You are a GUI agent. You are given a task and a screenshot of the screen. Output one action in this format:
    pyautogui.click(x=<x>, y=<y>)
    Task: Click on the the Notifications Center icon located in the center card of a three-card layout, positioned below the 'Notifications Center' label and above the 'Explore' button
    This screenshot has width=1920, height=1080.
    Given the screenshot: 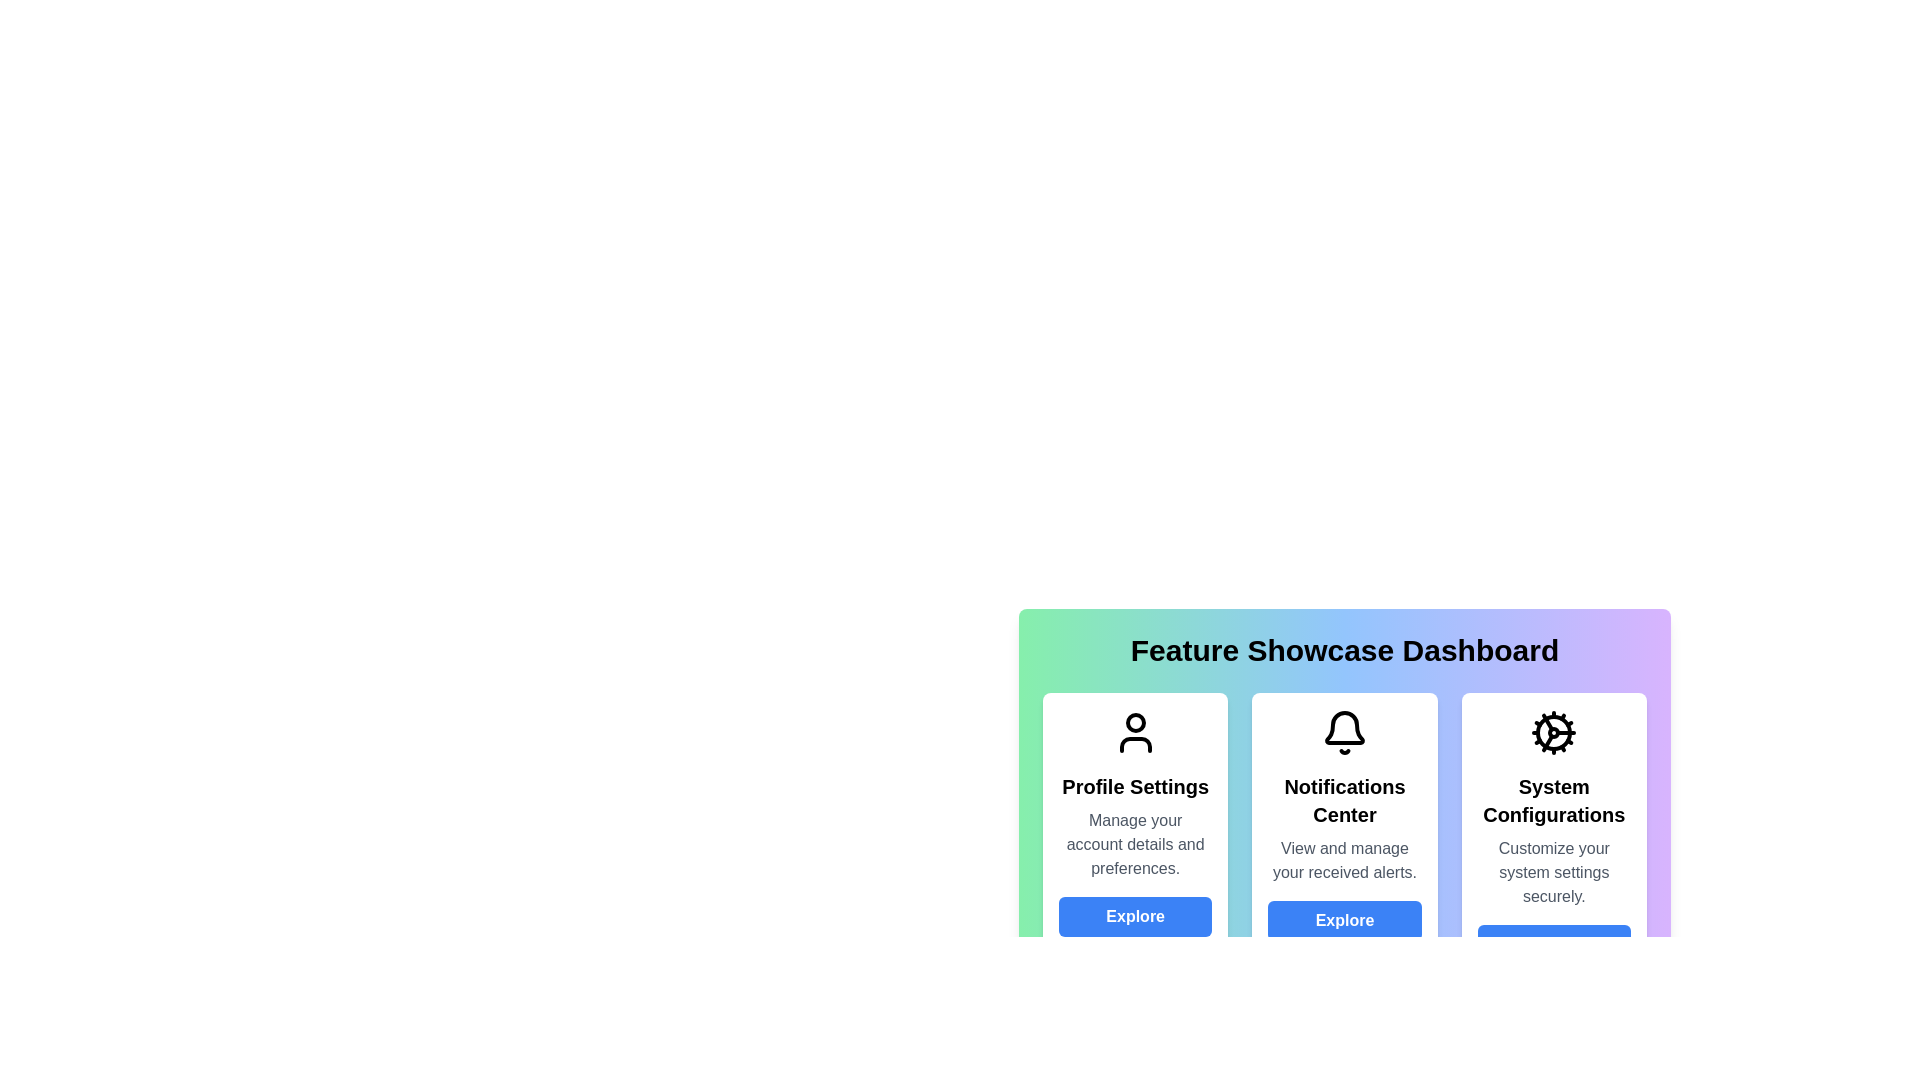 What is the action you would take?
    pyautogui.click(x=1344, y=732)
    